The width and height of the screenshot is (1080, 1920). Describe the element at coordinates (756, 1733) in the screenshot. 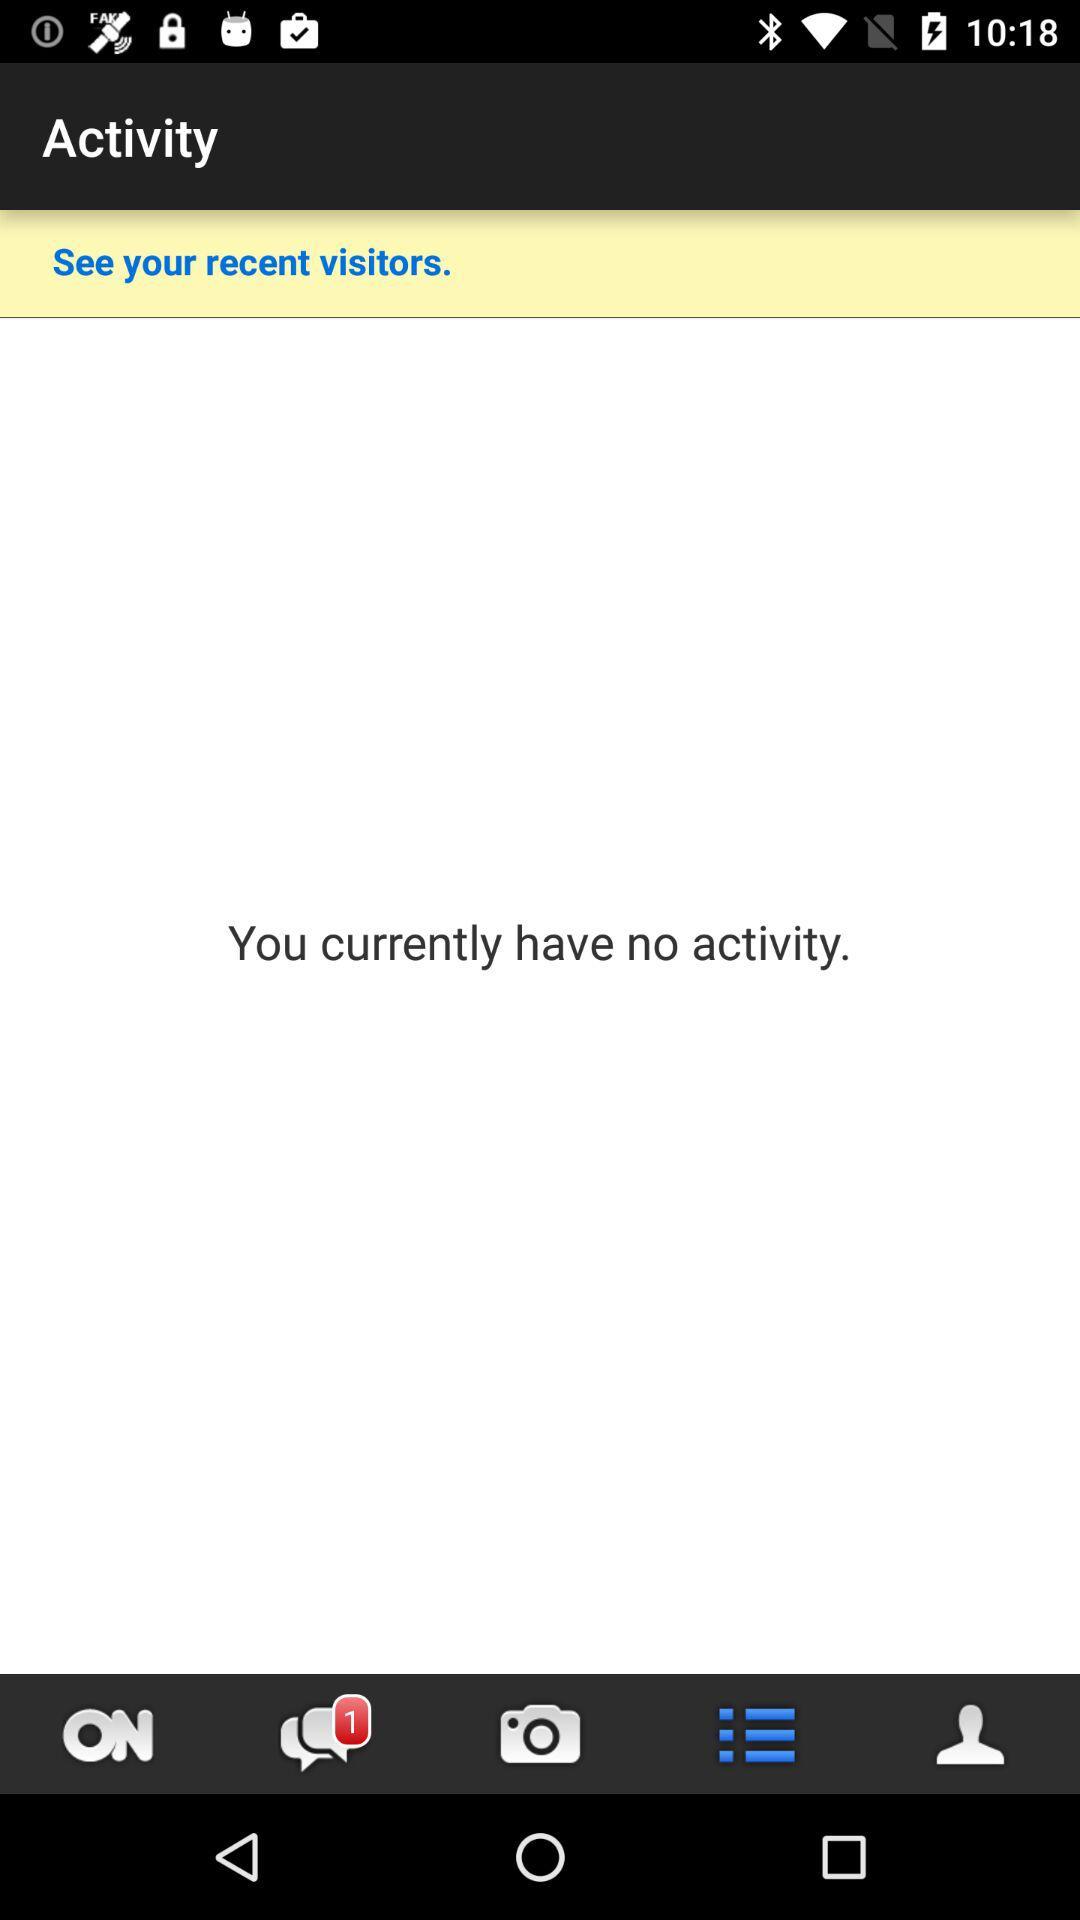

I see `list button` at that location.